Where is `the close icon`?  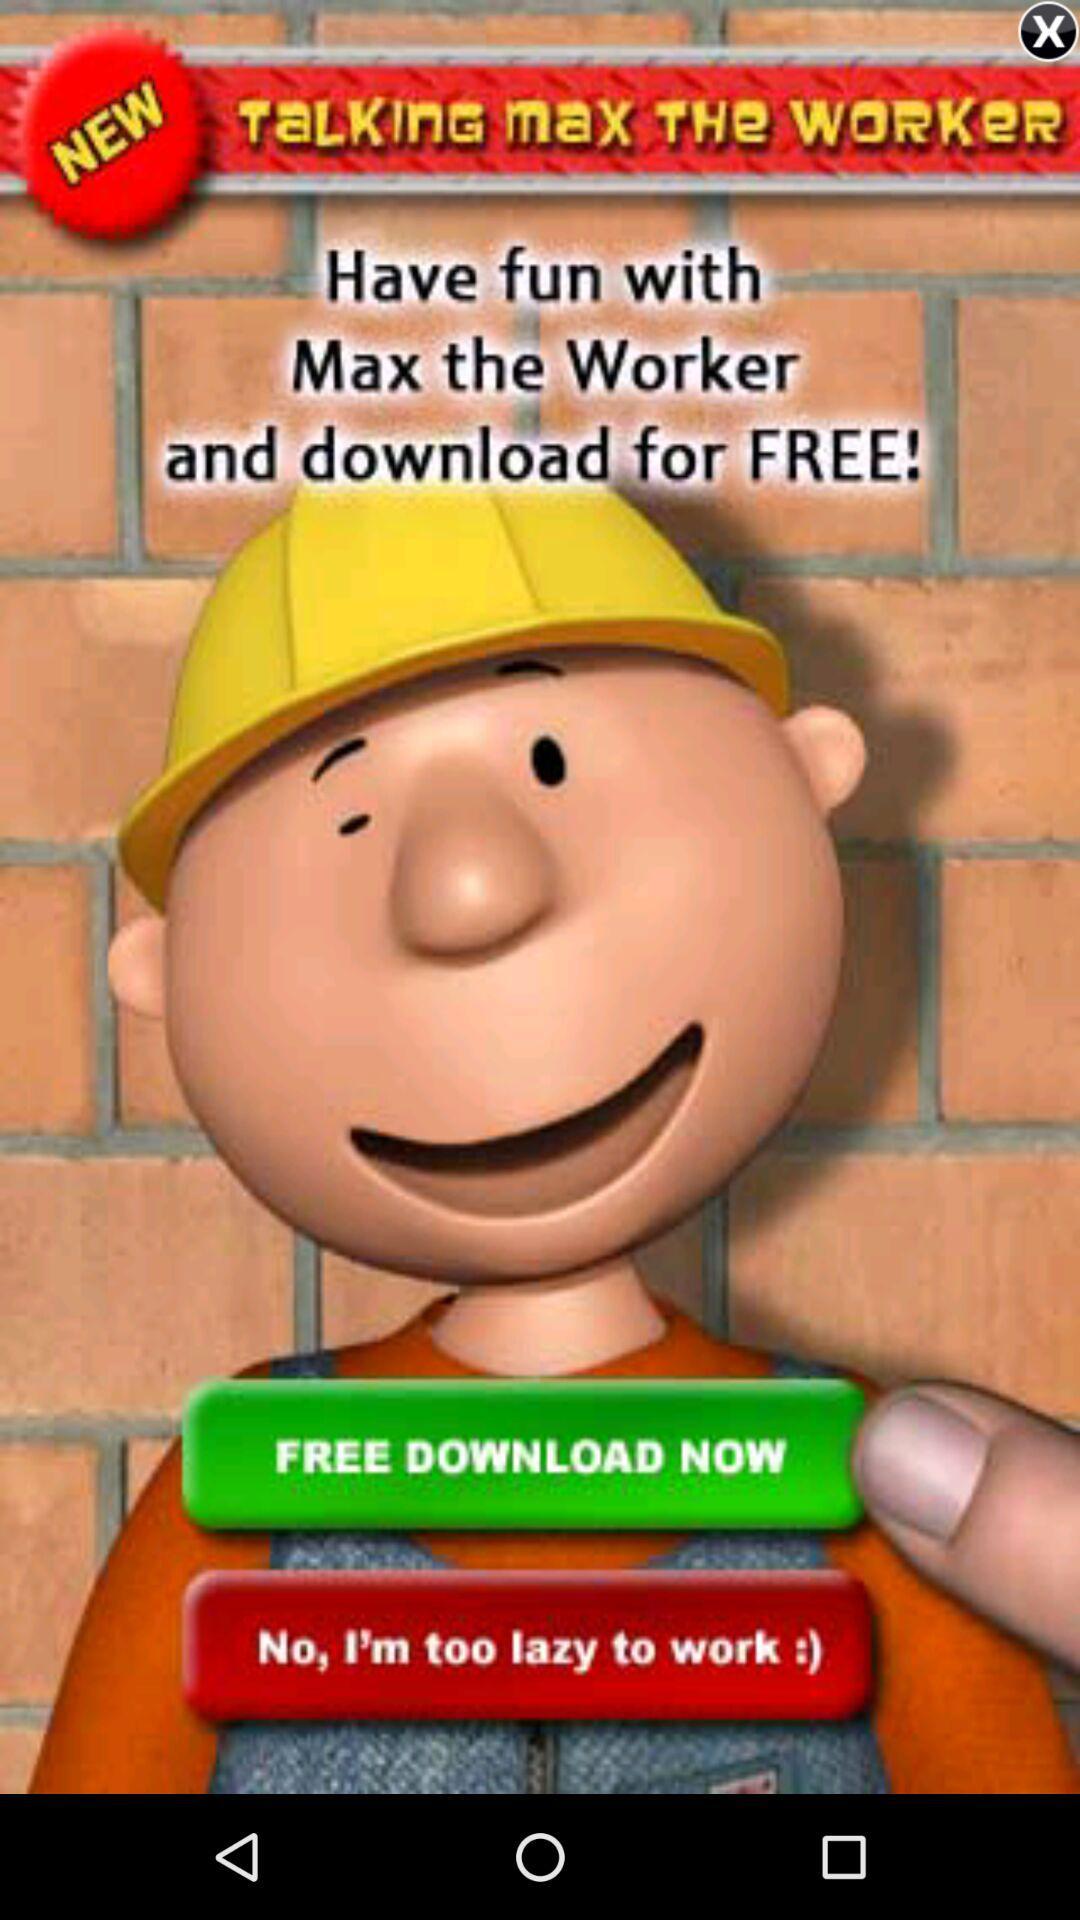 the close icon is located at coordinates (1047, 33).